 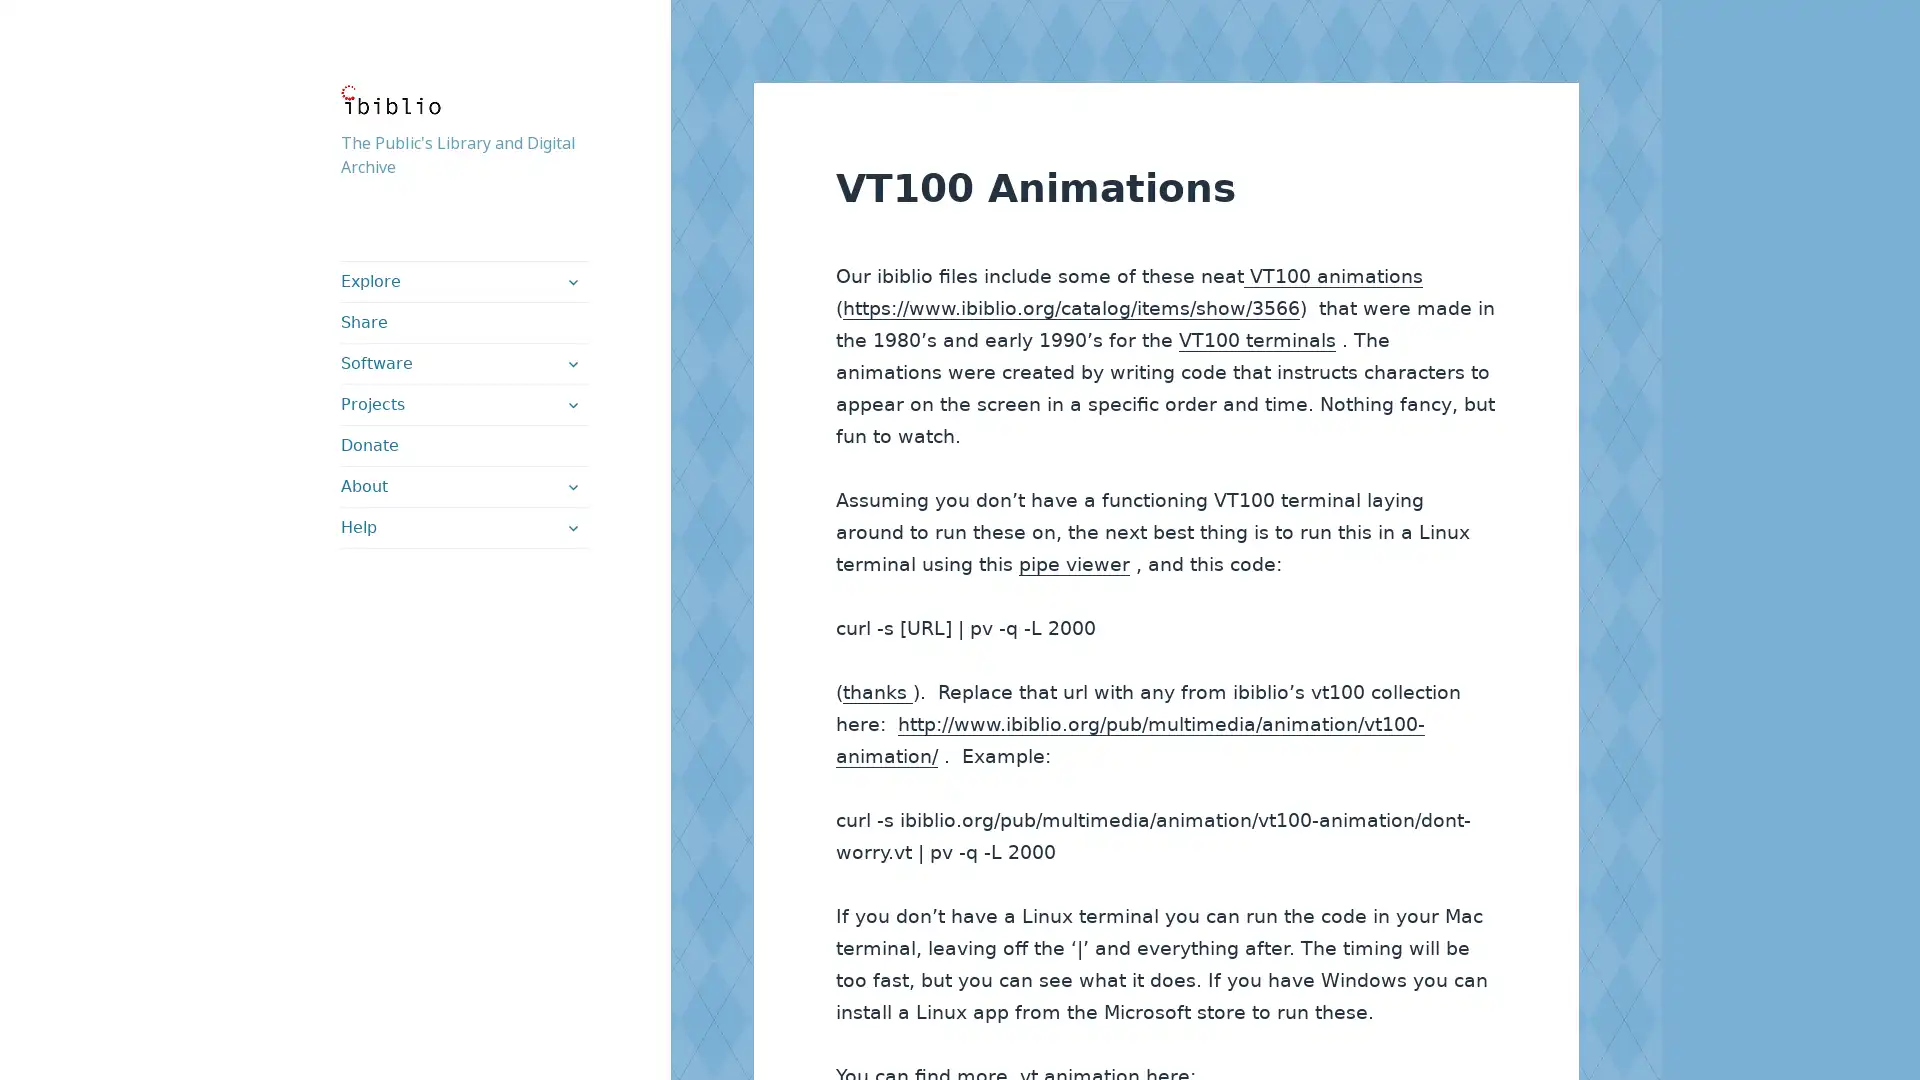 I want to click on expand child menu, so click(x=570, y=281).